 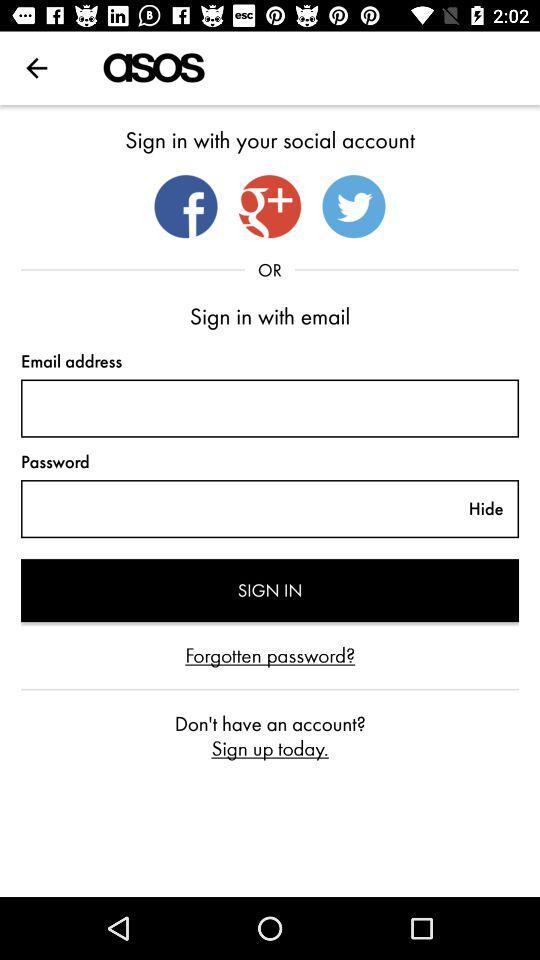 What do you see at coordinates (270, 407) in the screenshot?
I see `cre a new email account` at bounding box center [270, 407].